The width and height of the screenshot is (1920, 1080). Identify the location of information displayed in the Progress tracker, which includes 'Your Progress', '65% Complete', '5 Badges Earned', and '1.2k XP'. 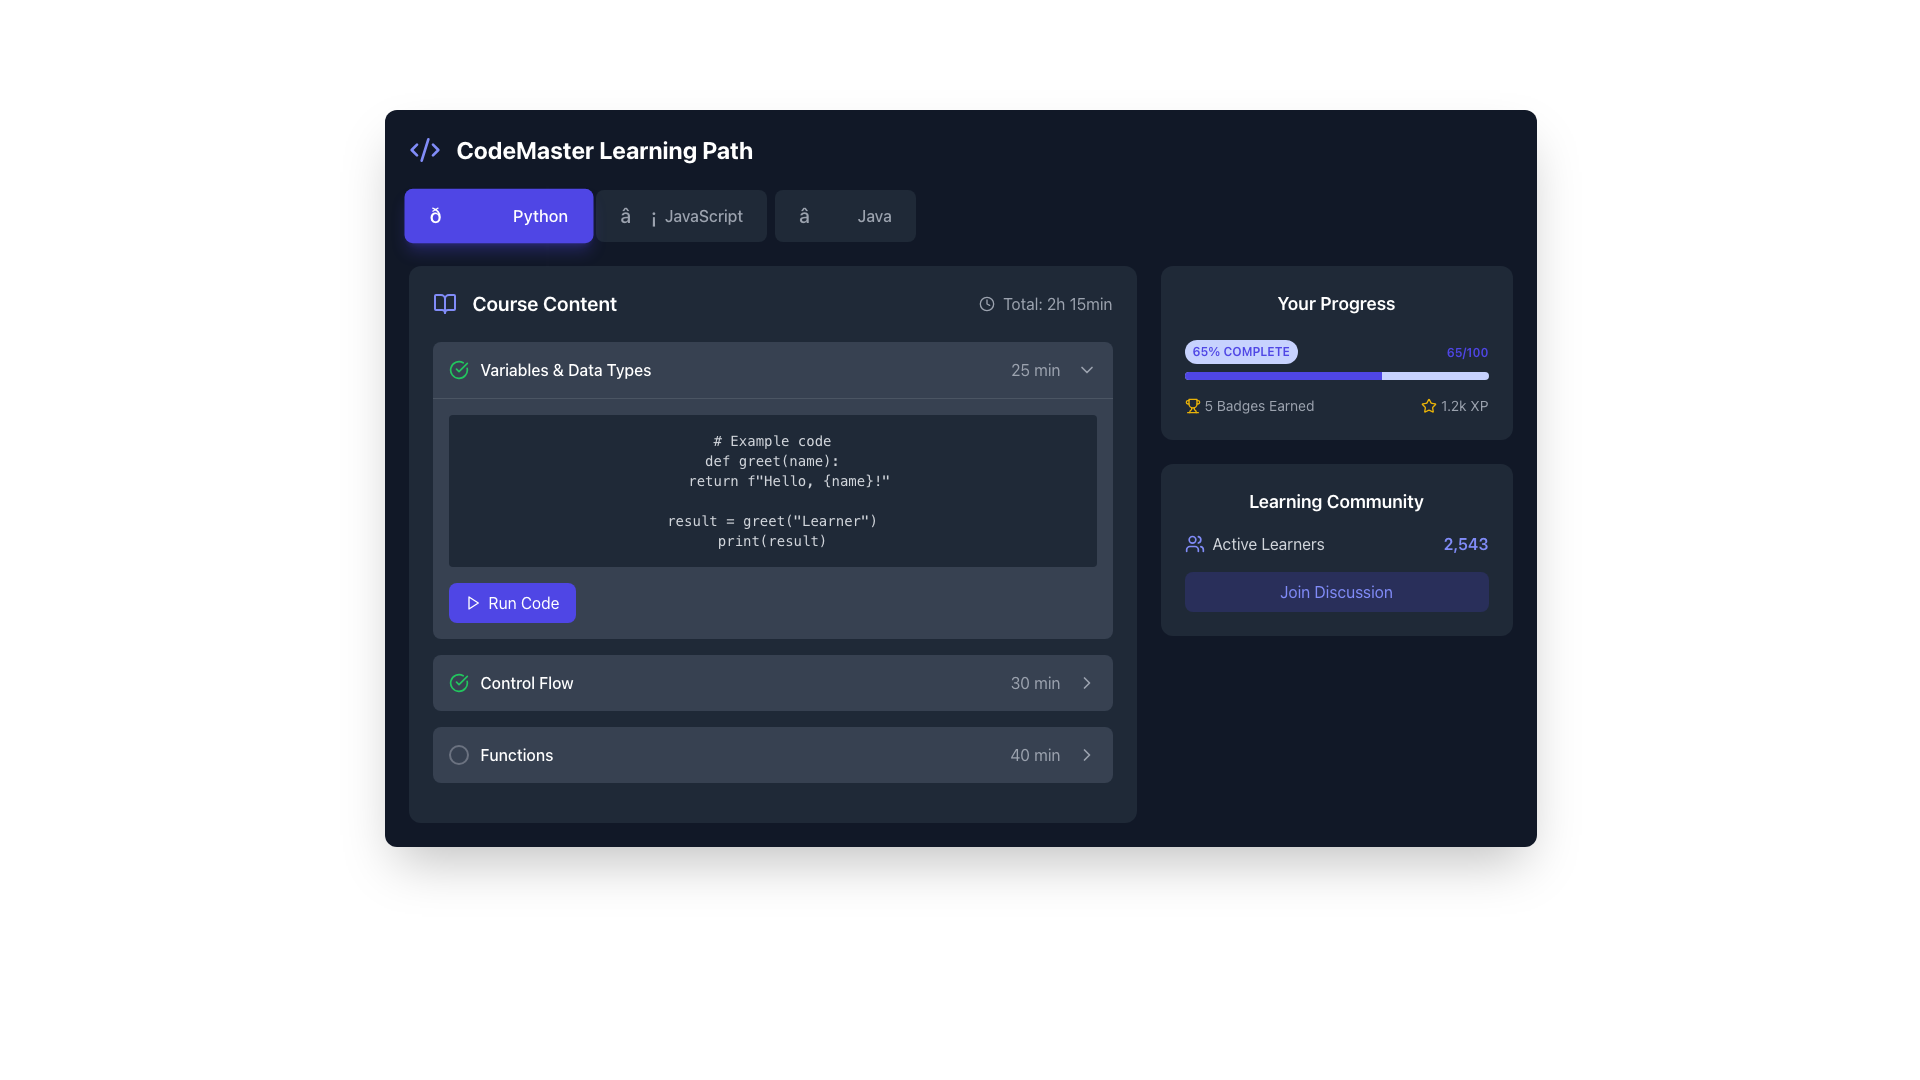
(1336, 352).